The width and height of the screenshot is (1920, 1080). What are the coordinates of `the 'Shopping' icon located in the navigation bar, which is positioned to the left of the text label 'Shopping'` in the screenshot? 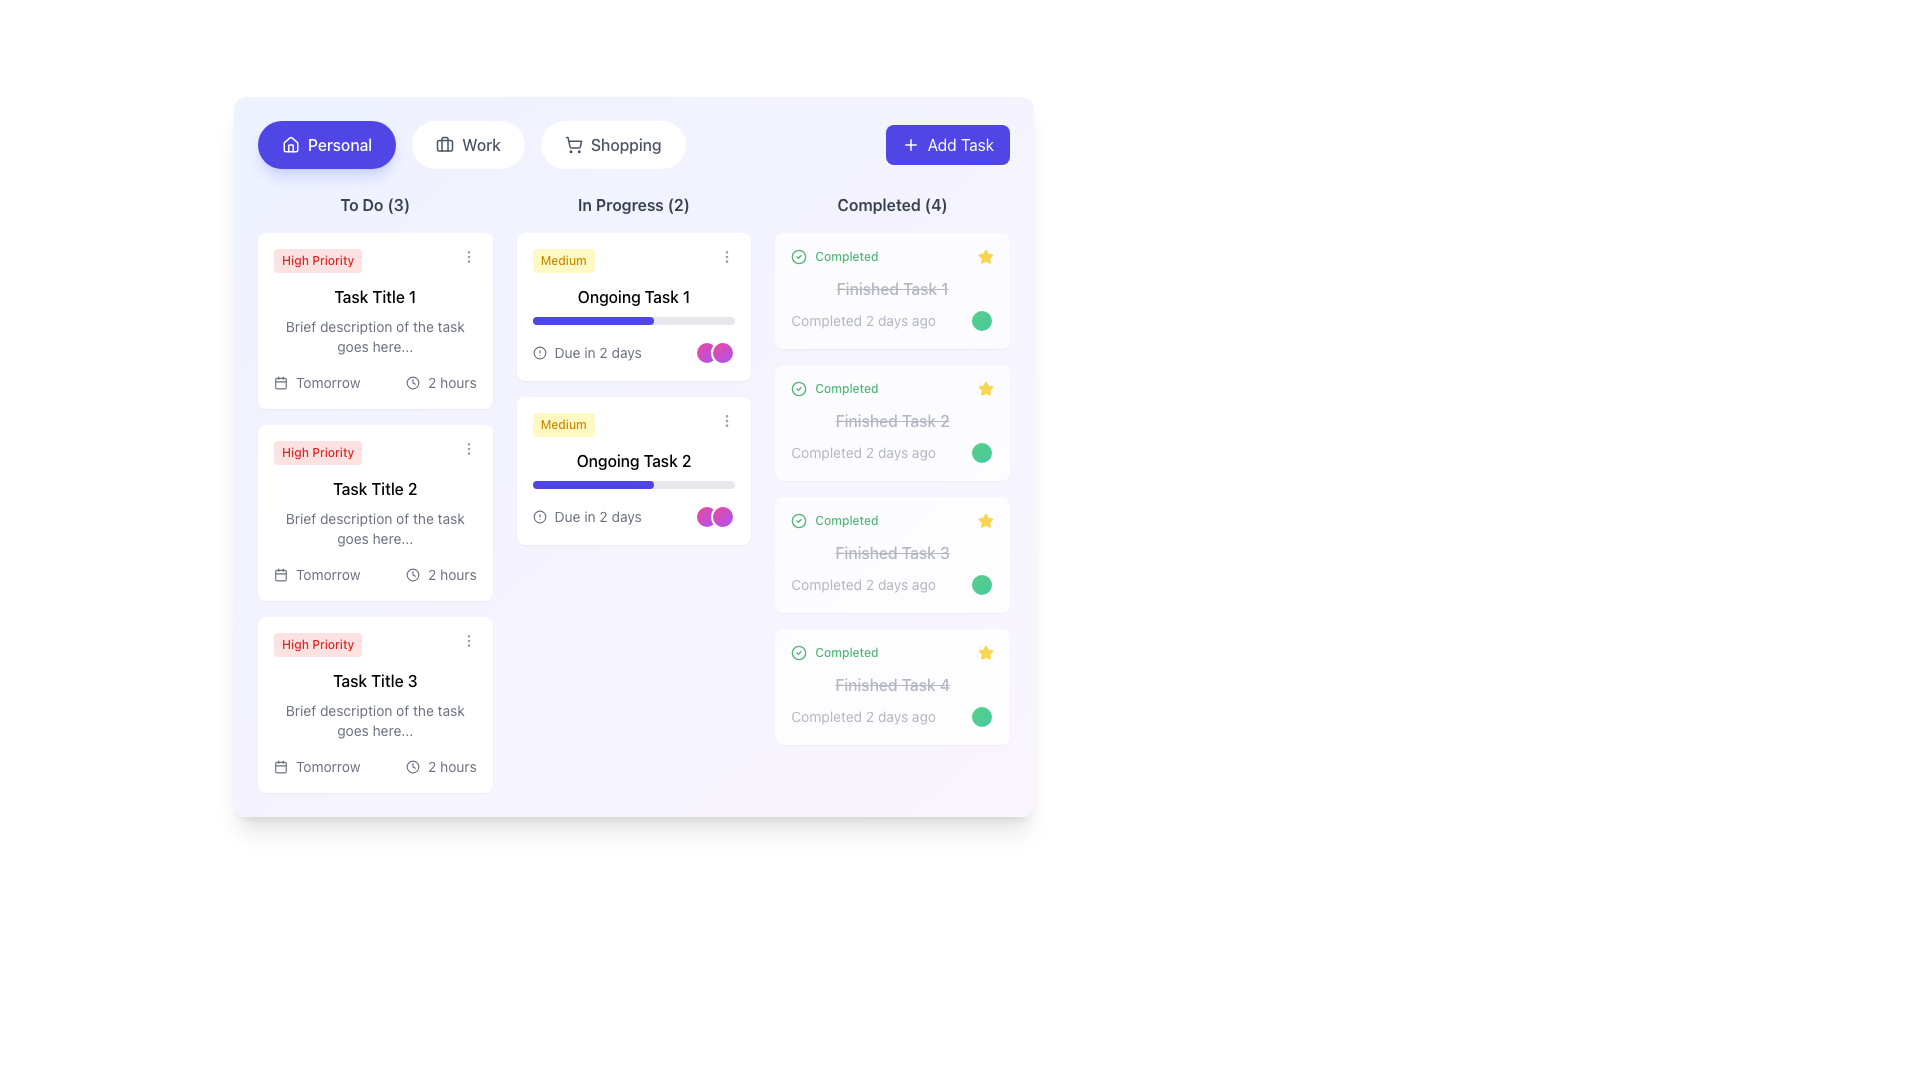 It's located at (572, 144).